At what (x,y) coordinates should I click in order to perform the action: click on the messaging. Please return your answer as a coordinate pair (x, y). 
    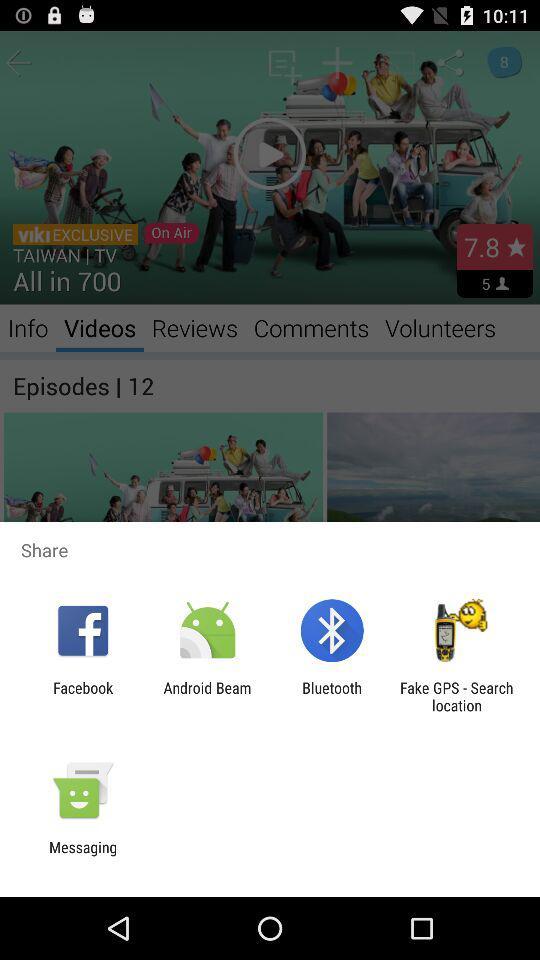
    Looking at the image, I should click on (82, 855).